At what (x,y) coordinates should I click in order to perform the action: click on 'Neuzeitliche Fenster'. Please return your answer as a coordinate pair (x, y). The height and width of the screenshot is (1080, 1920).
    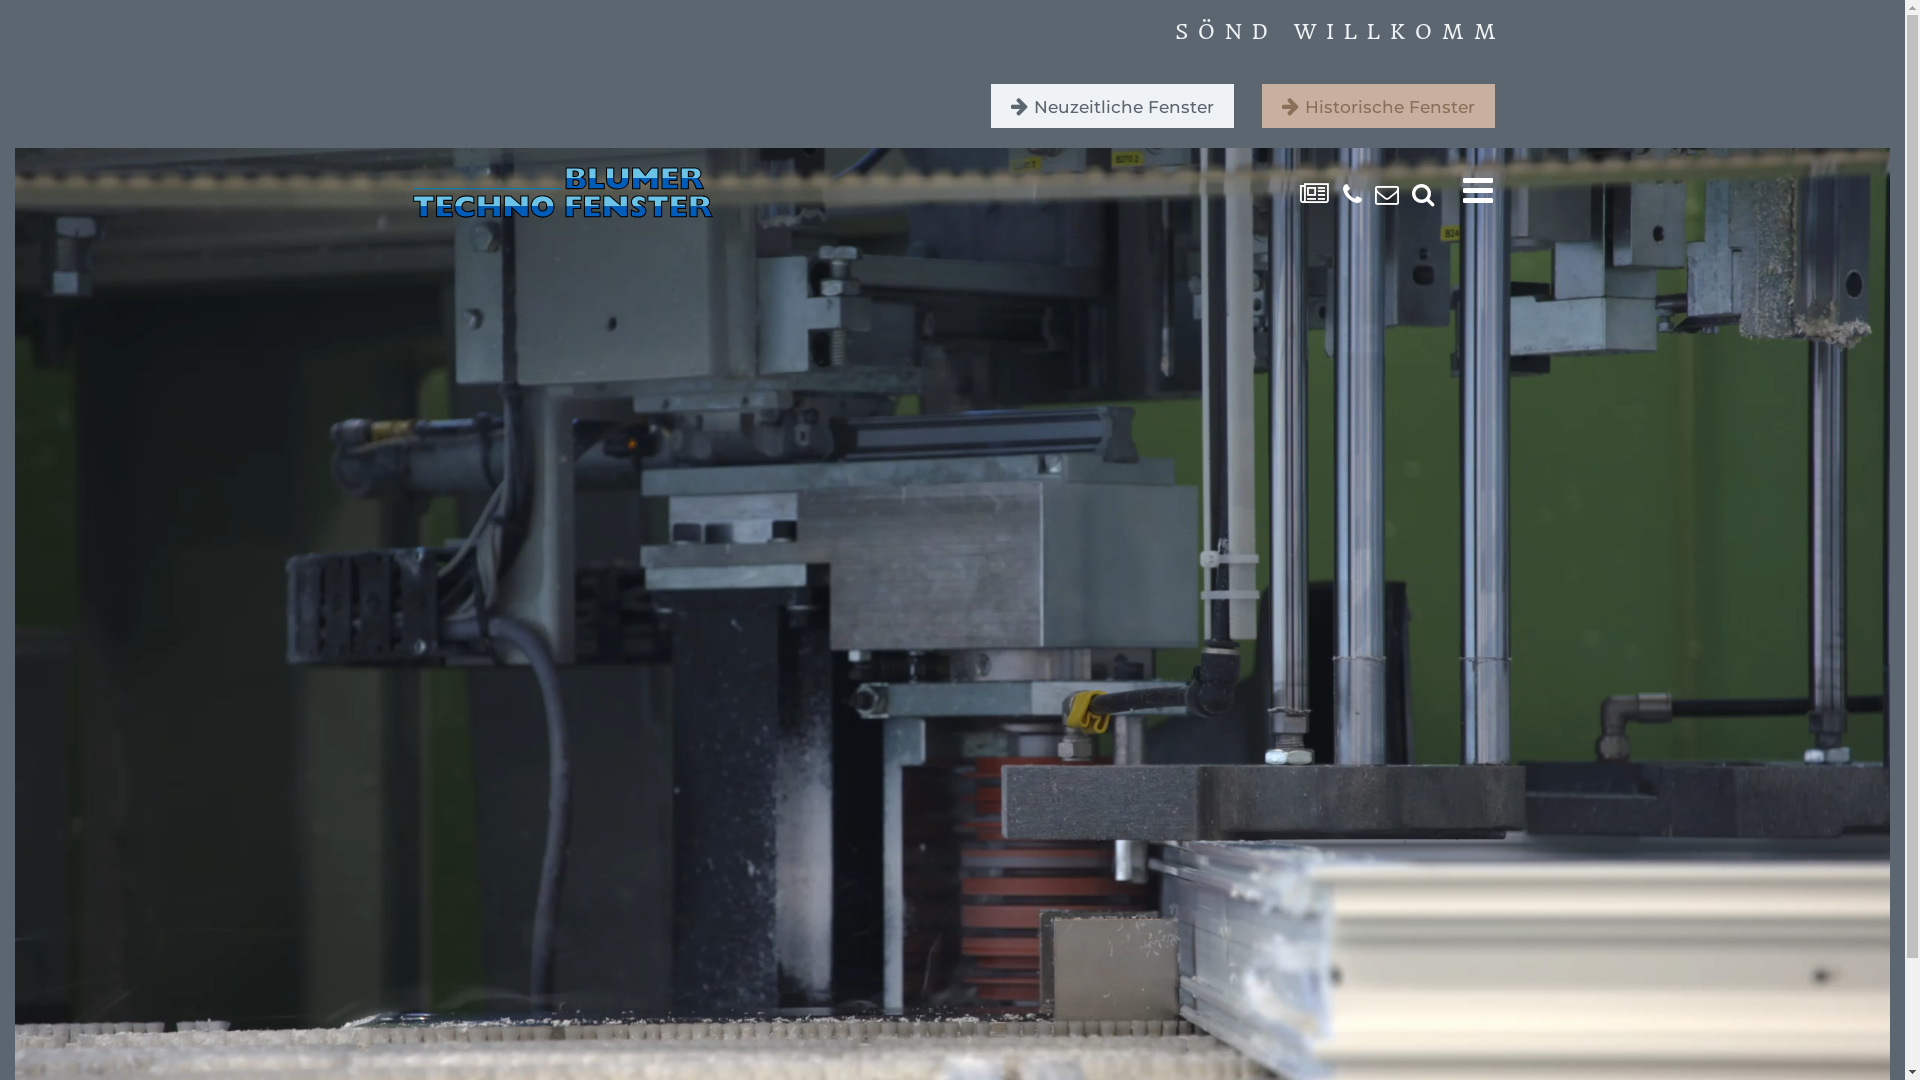
    Looking at the image, I should click on (1110, 105).